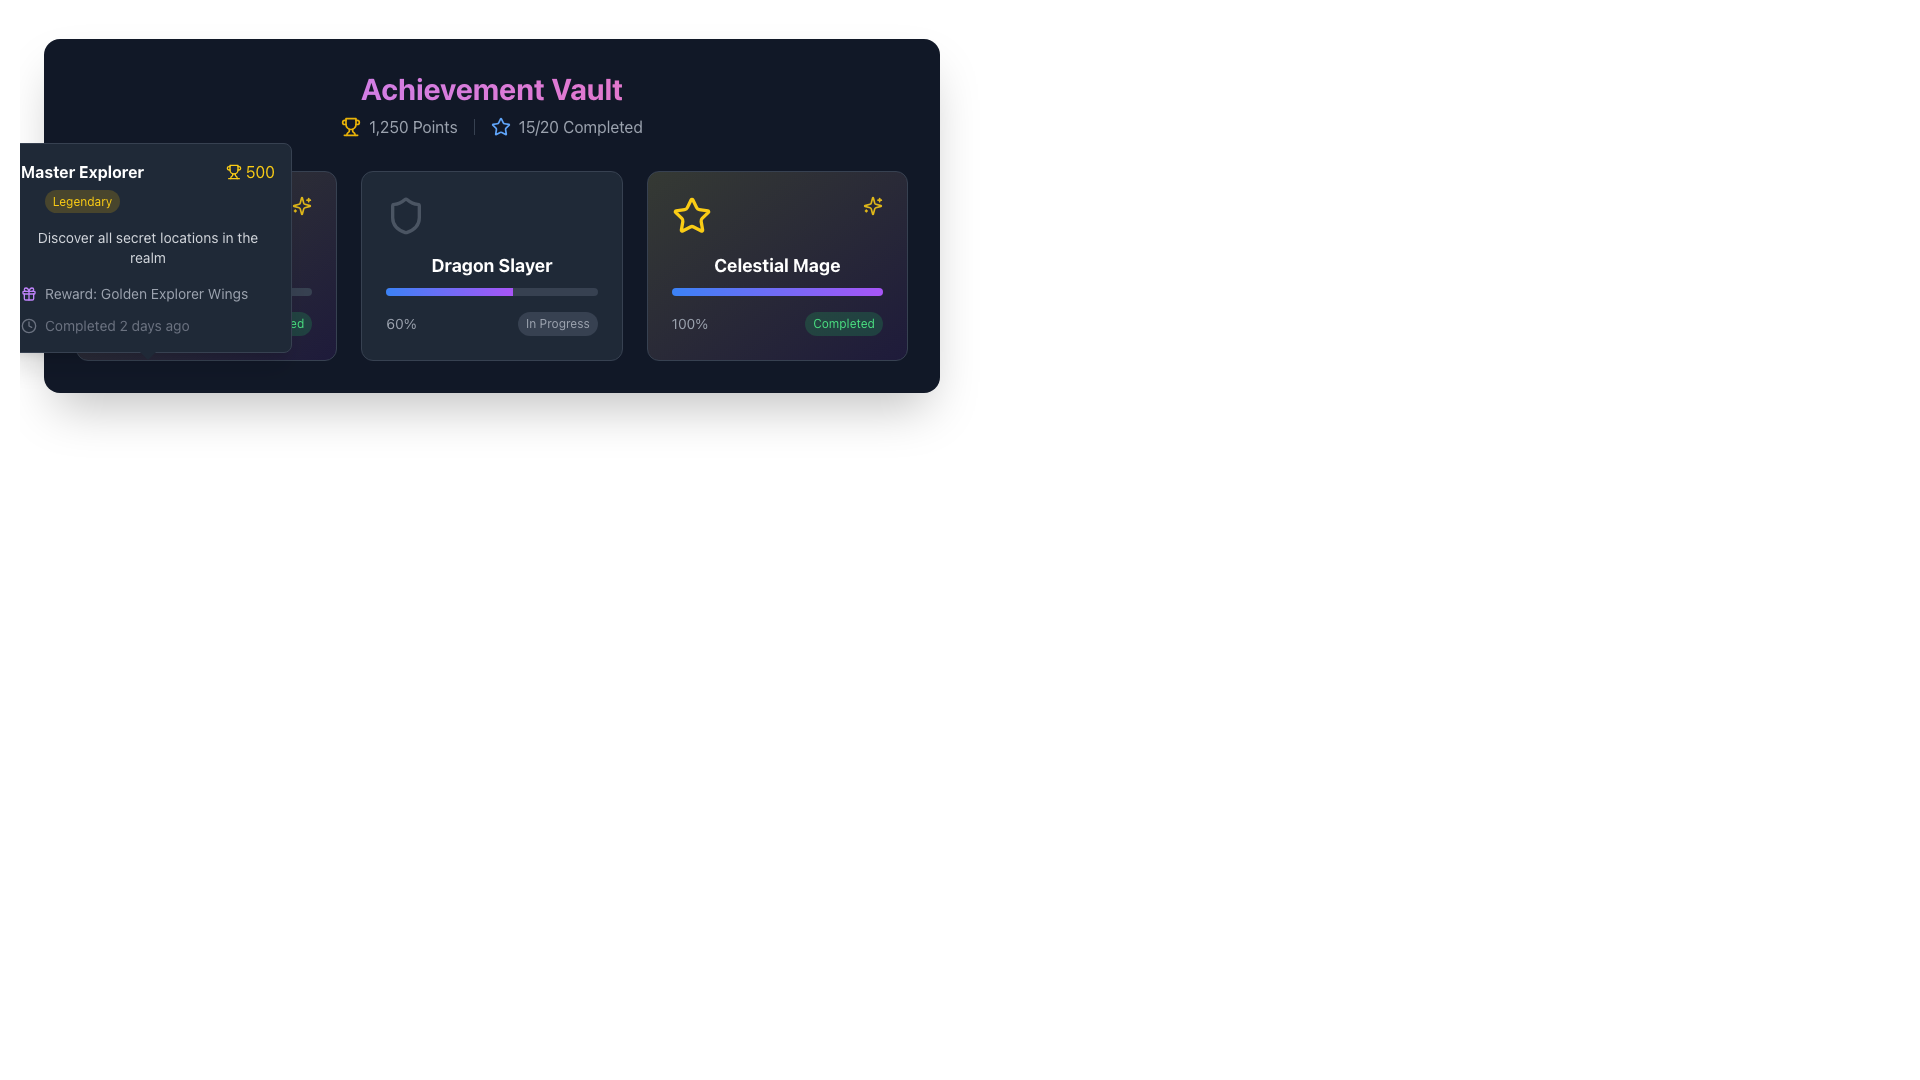  Describe the element at coordinates (119, 216) in the screenshot. I see `the yellow crown icon representing the 'Master Explorer' achievement, located above the description text and to the left of the '500' score display` at that location.